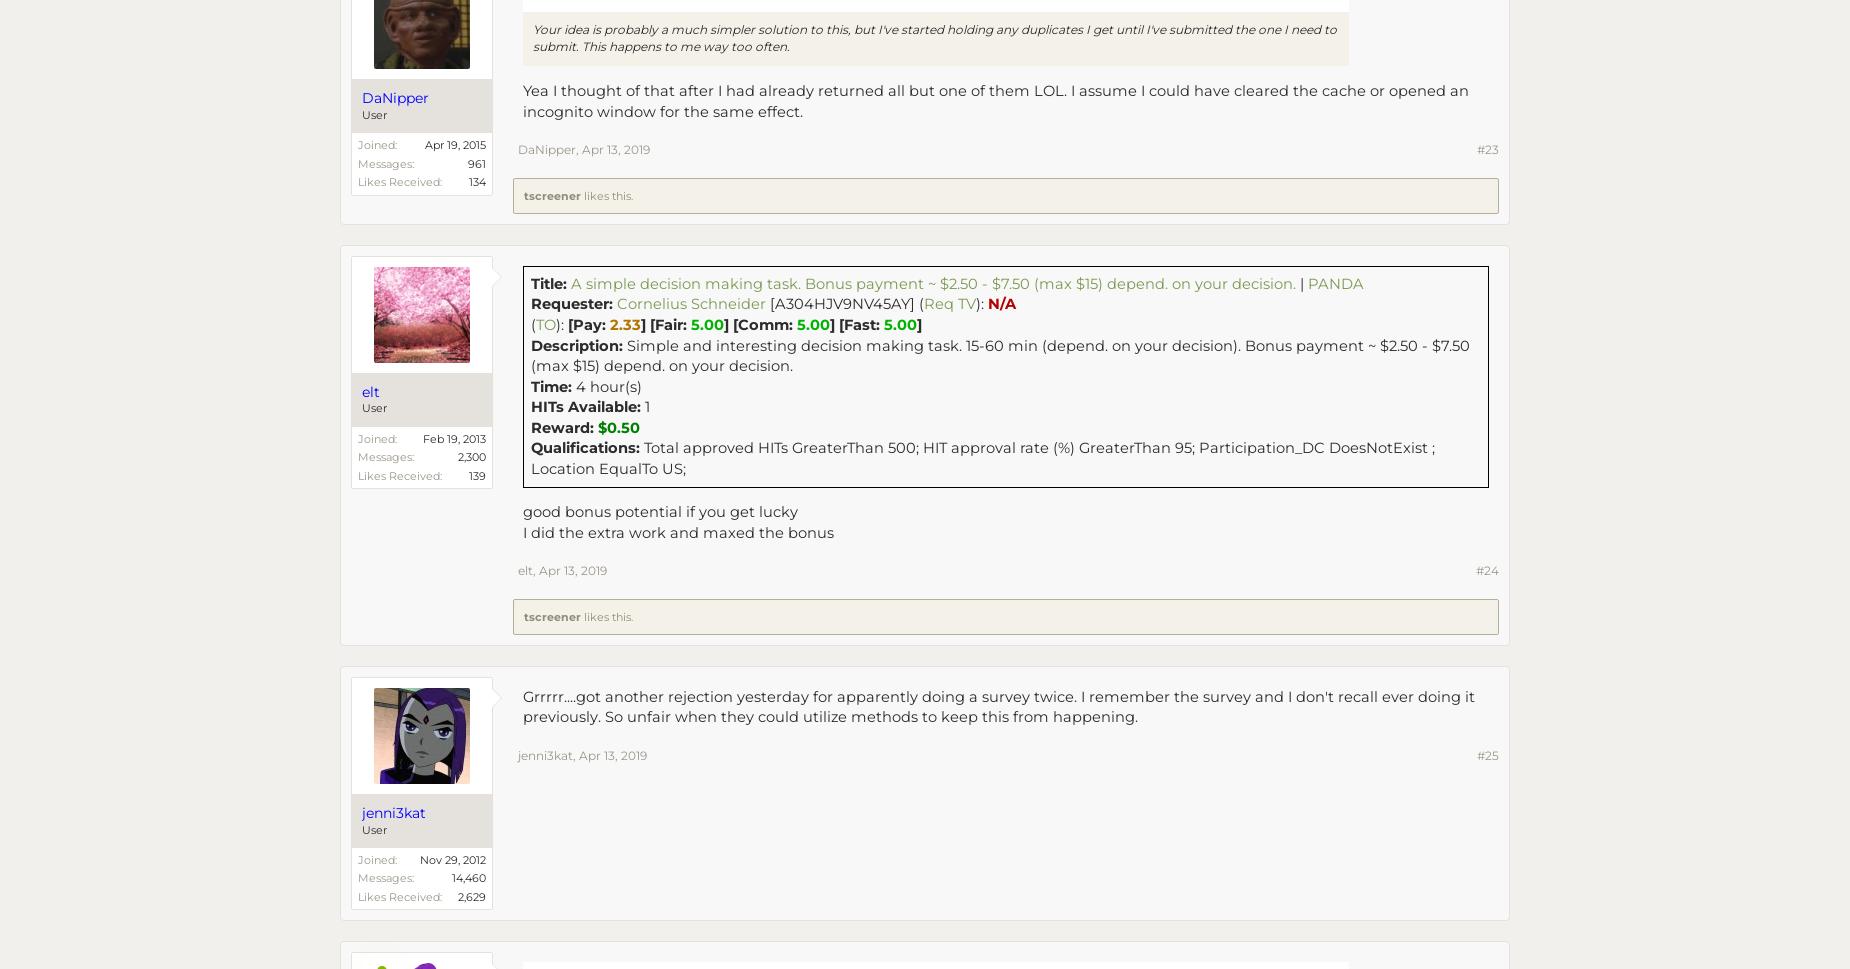 This screenshot has width=1850, height=969. Describe the element at coordinates (586, 405) in the screenshot. I see `'HITs Available:'` at that location.